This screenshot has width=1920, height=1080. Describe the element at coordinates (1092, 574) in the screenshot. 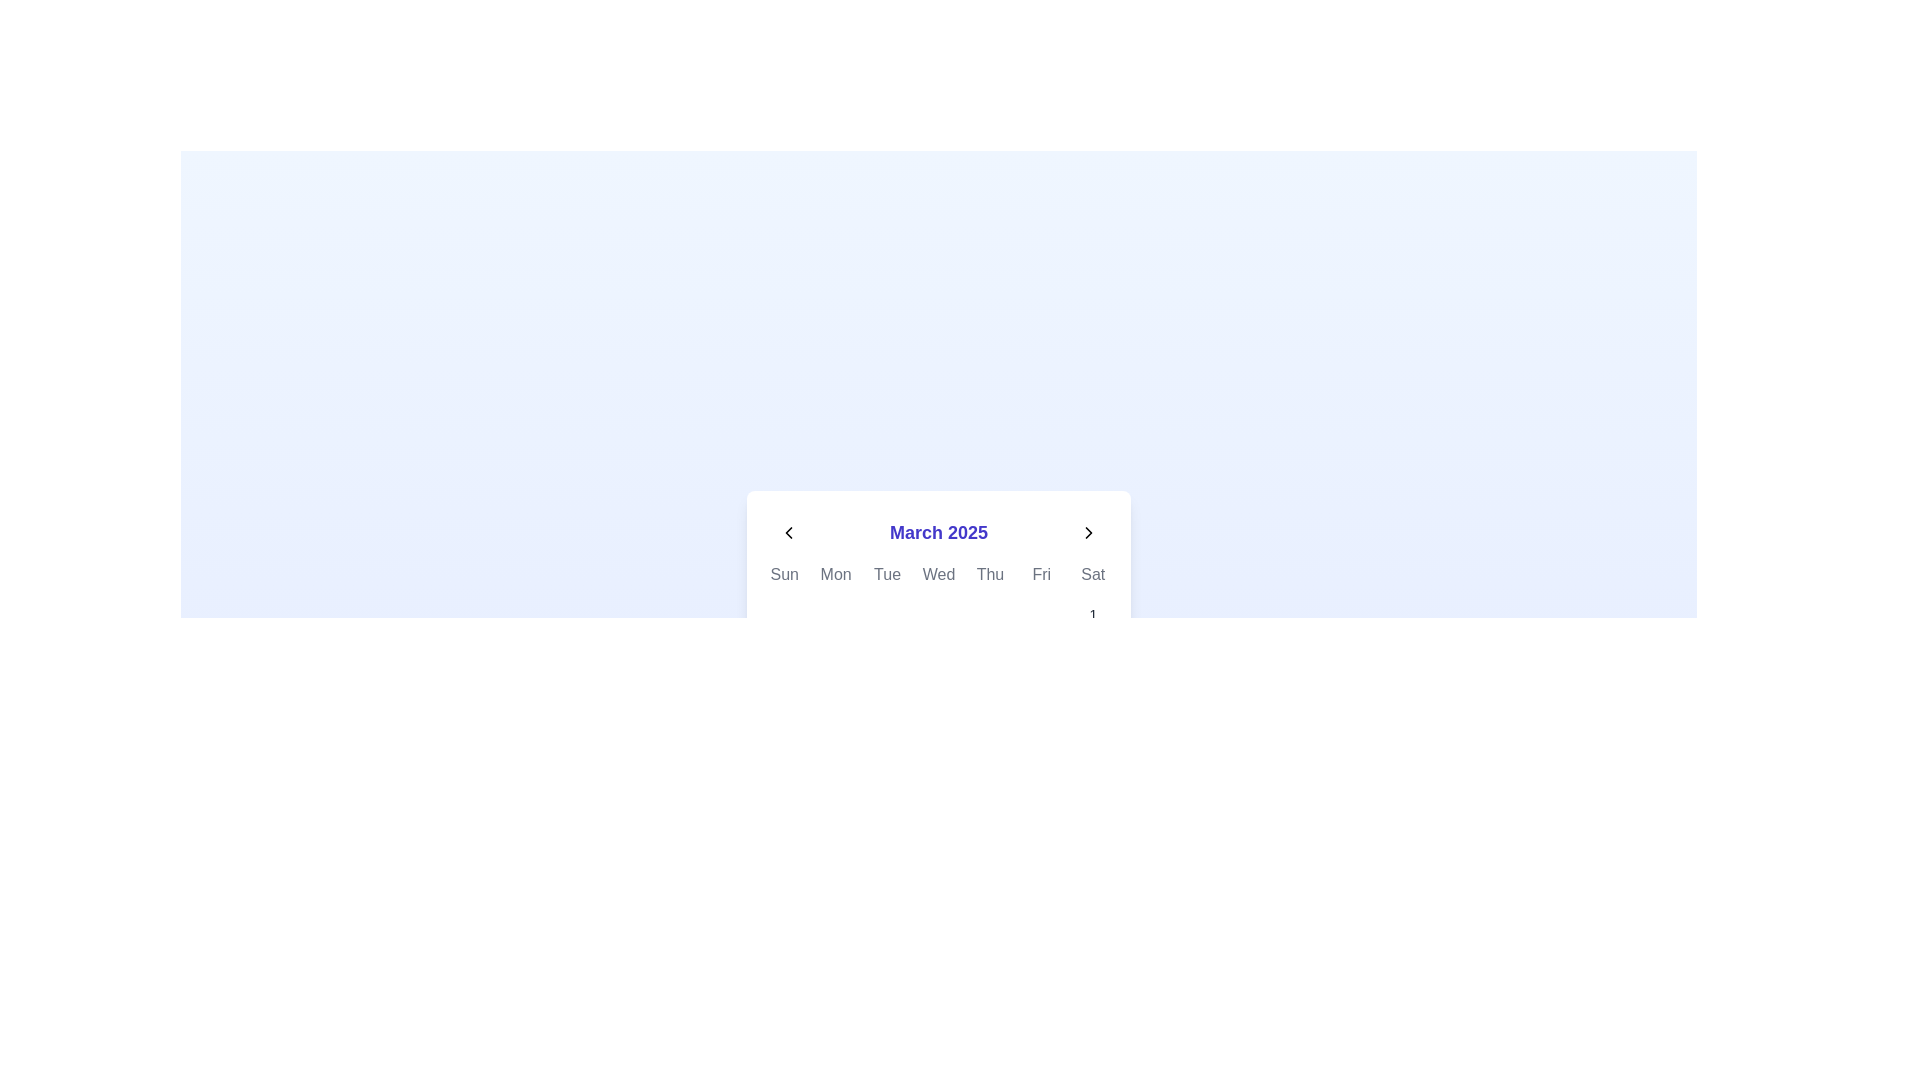

I see `the text label indicating the day of the week in the calendar, specifically the last item in the row of day names under 'March 2025'` at that location.